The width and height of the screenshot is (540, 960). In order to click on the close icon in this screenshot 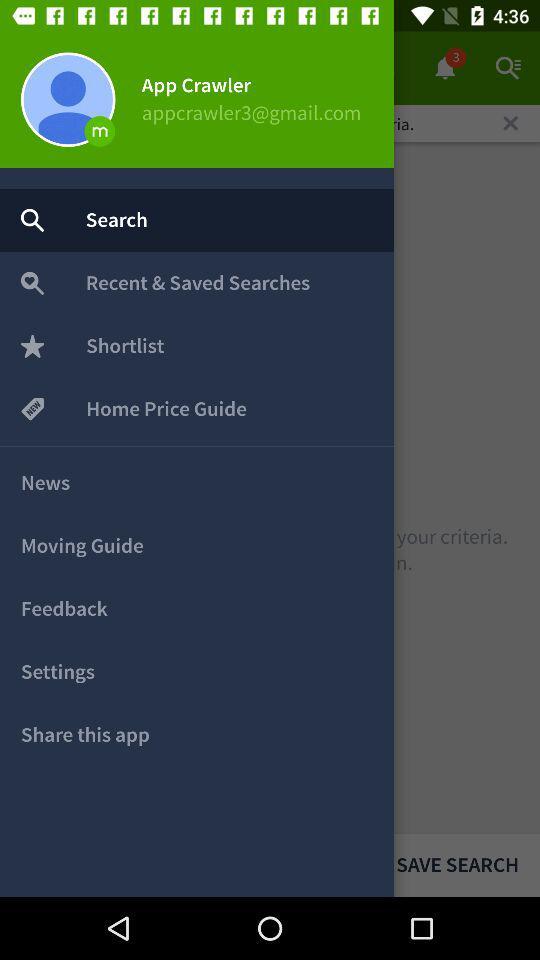, I will do `click(510, 122)`.